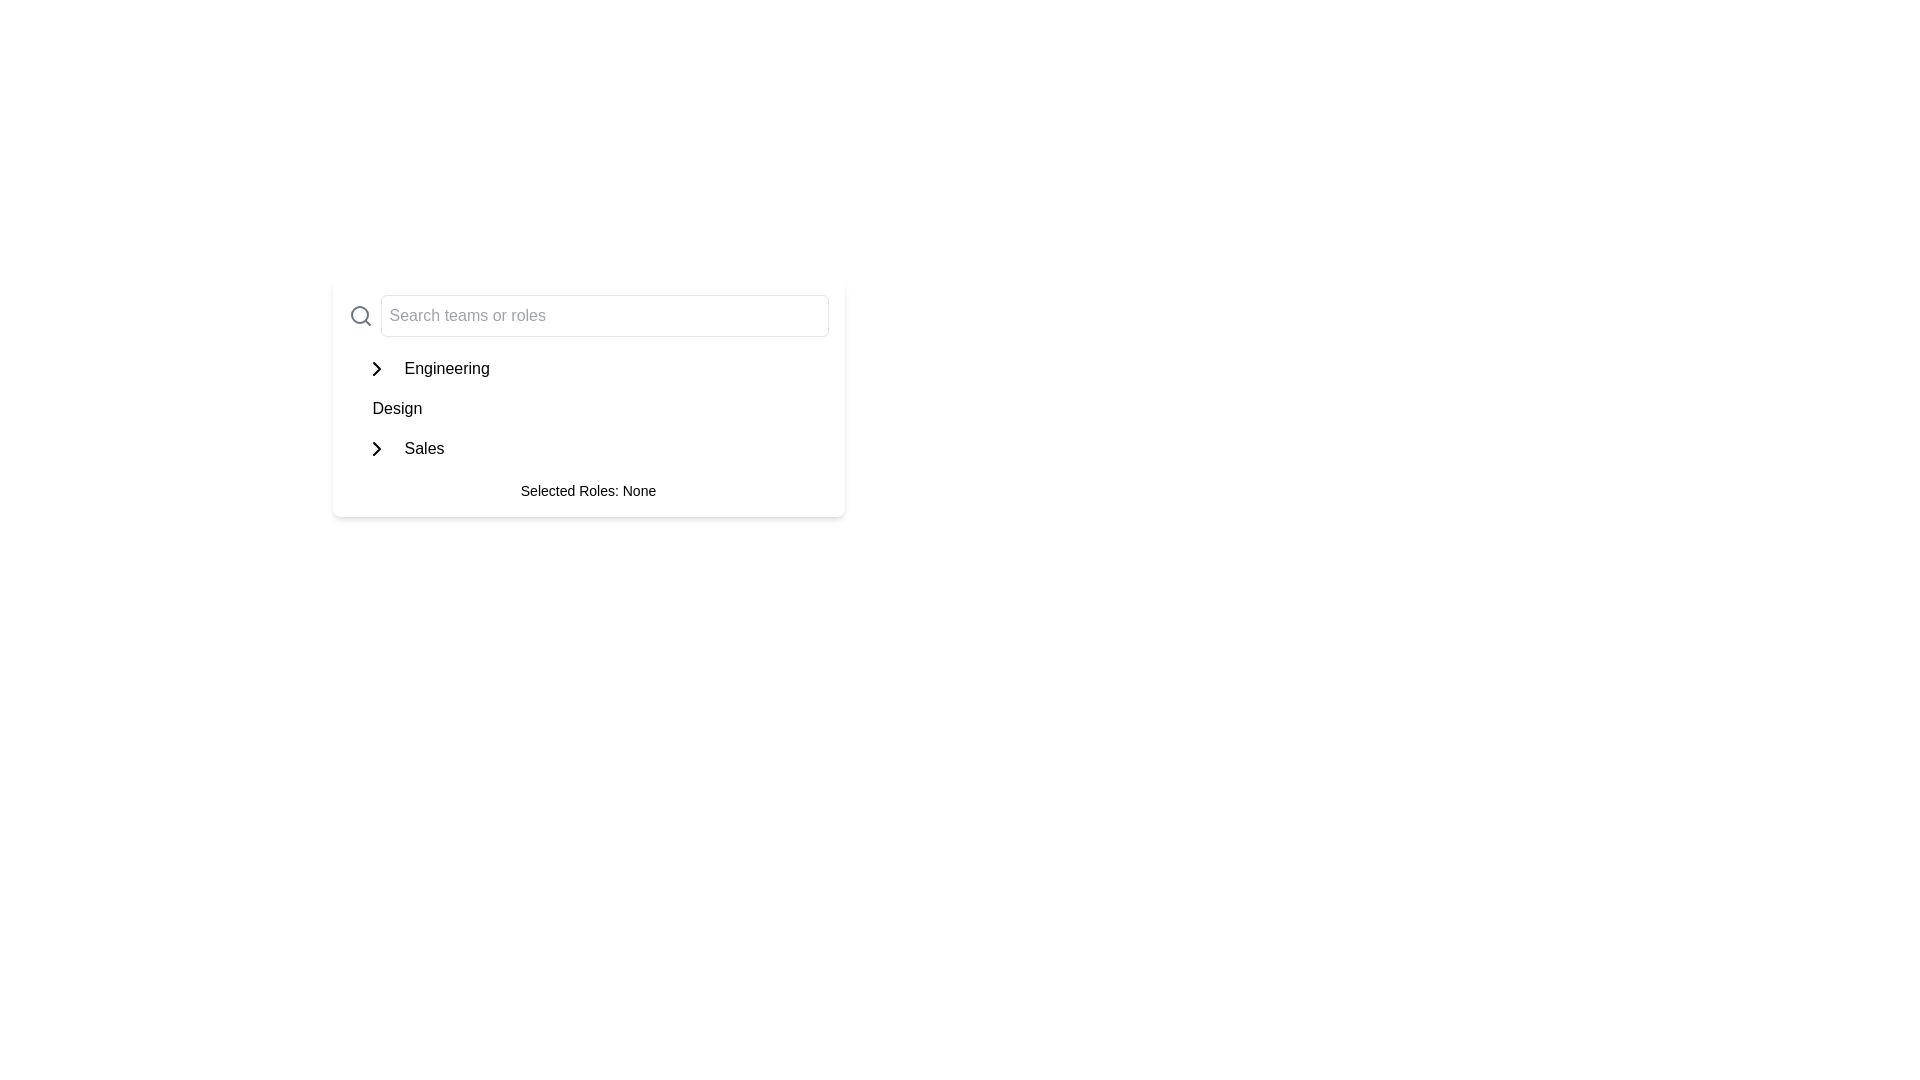 The image size is (1920, 1080). I want to click on the 'Sales' button, which is the third item in a grouped layout of buttons for navigating or selecting categories, so click(611, 447).